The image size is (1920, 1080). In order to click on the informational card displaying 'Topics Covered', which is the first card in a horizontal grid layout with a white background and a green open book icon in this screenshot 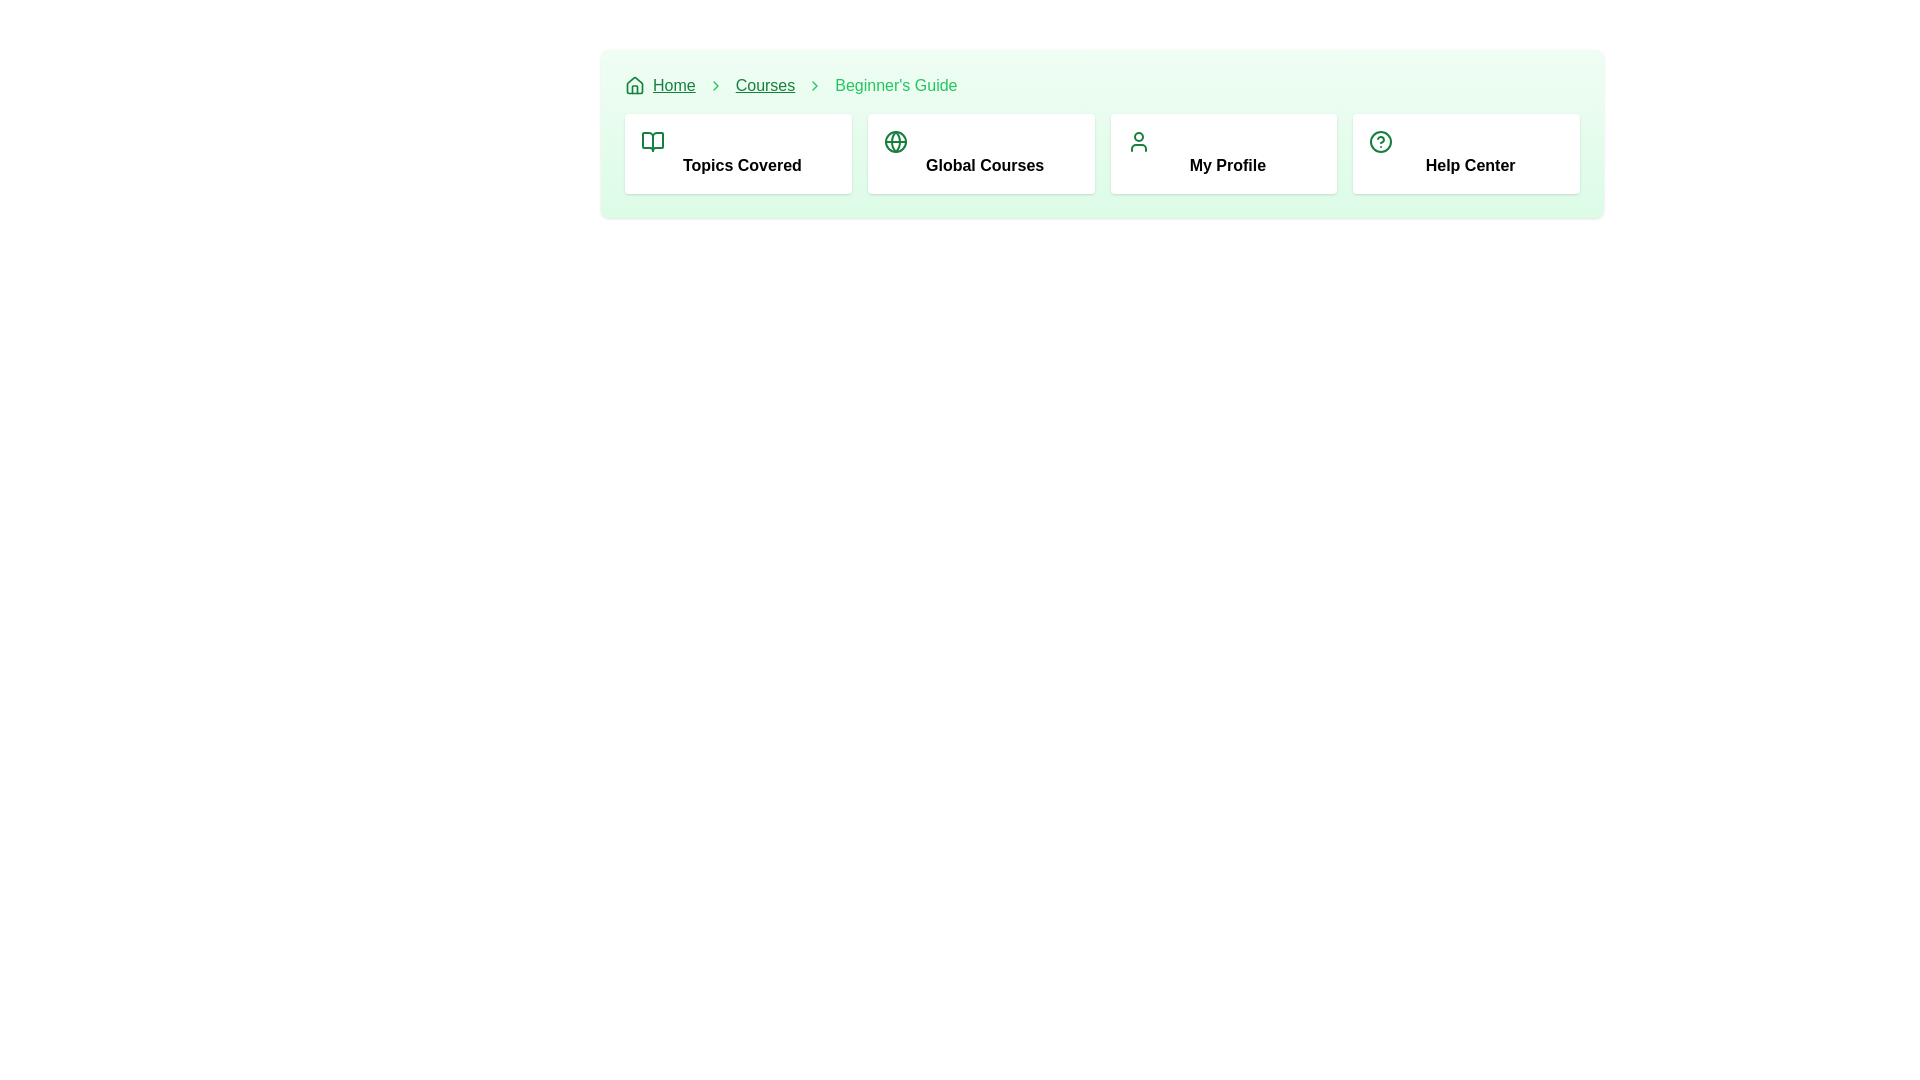, I will do `click(737, 153)`.